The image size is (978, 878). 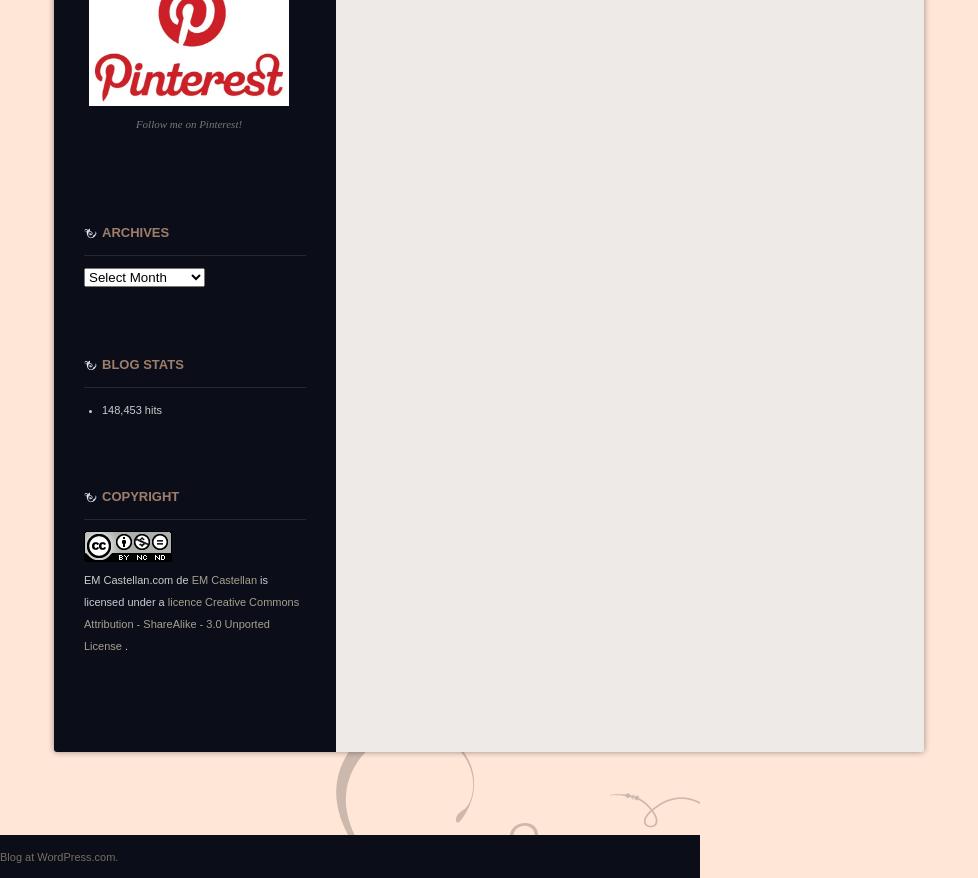 I want to click on 'Blog Stats', so click(x=142, y=363).